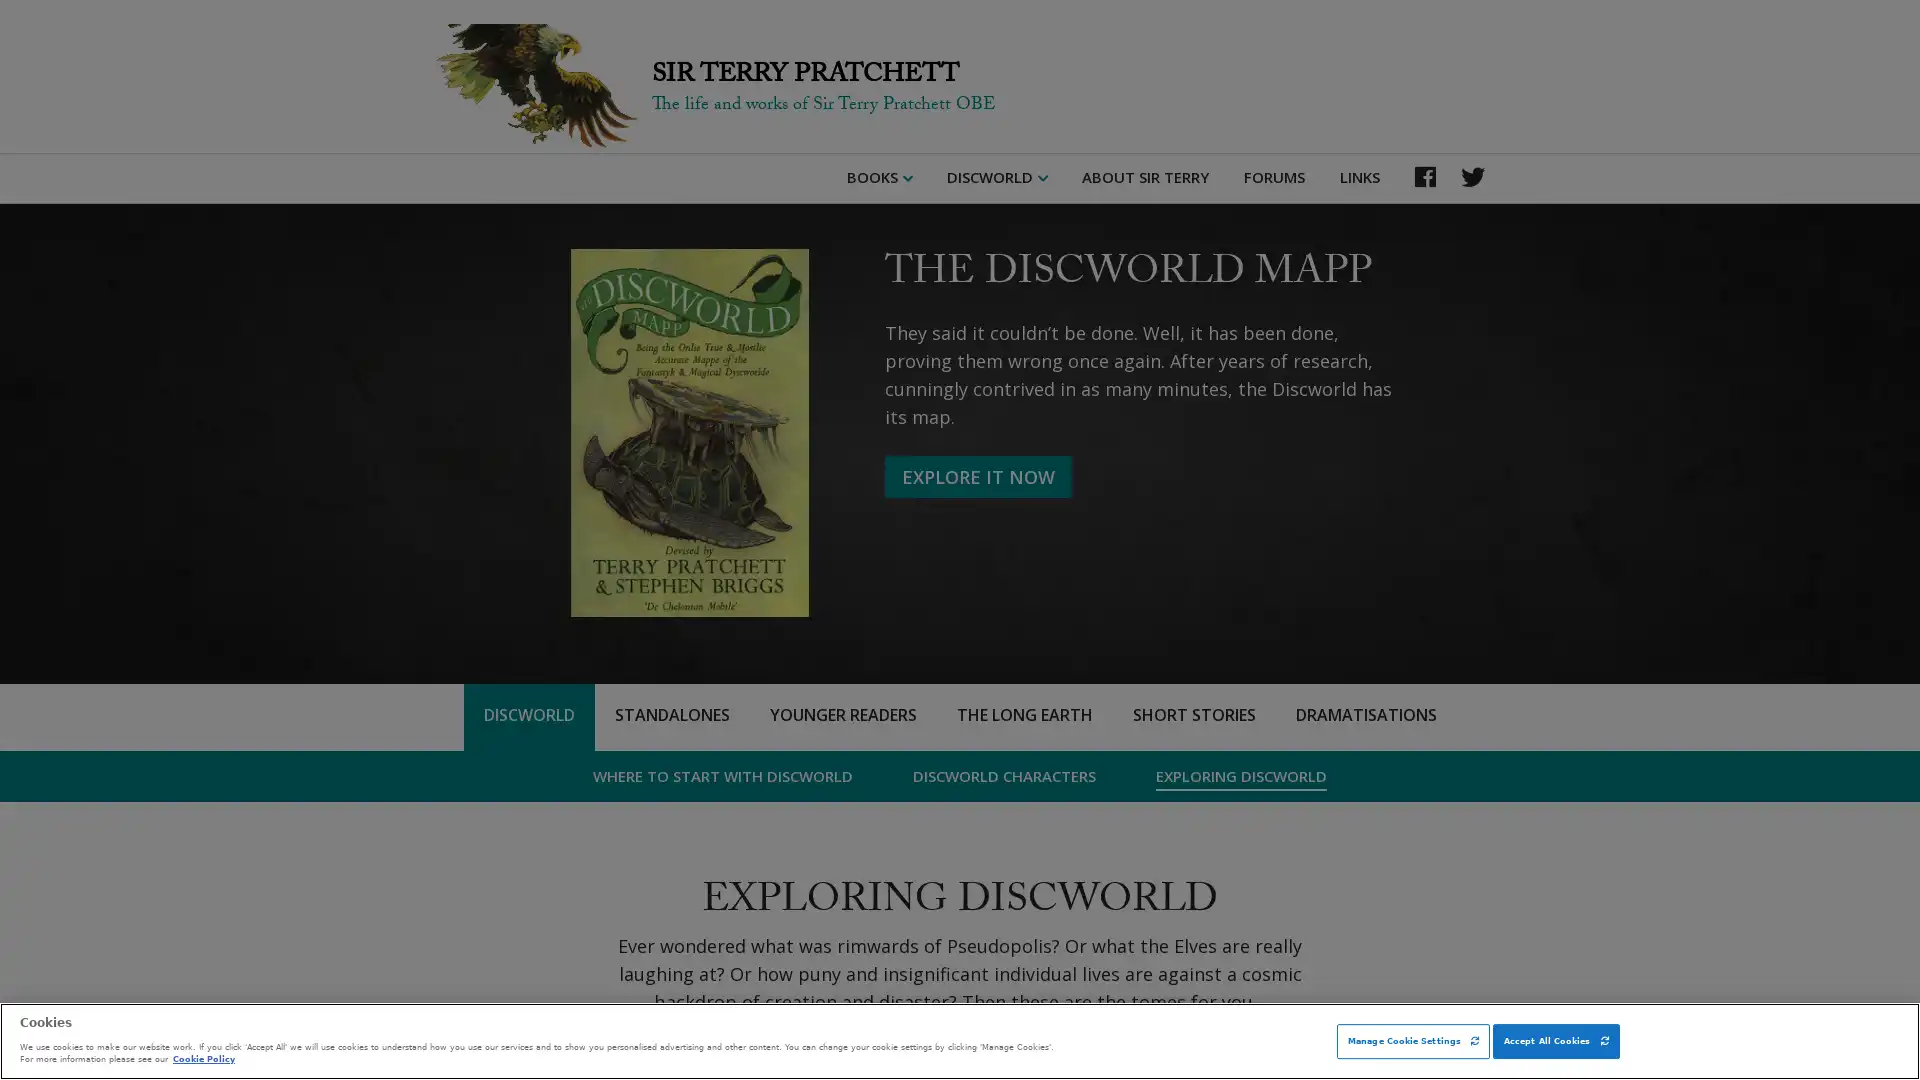  I want to click on Manage Cookie Settings, so click(1412, 1040).